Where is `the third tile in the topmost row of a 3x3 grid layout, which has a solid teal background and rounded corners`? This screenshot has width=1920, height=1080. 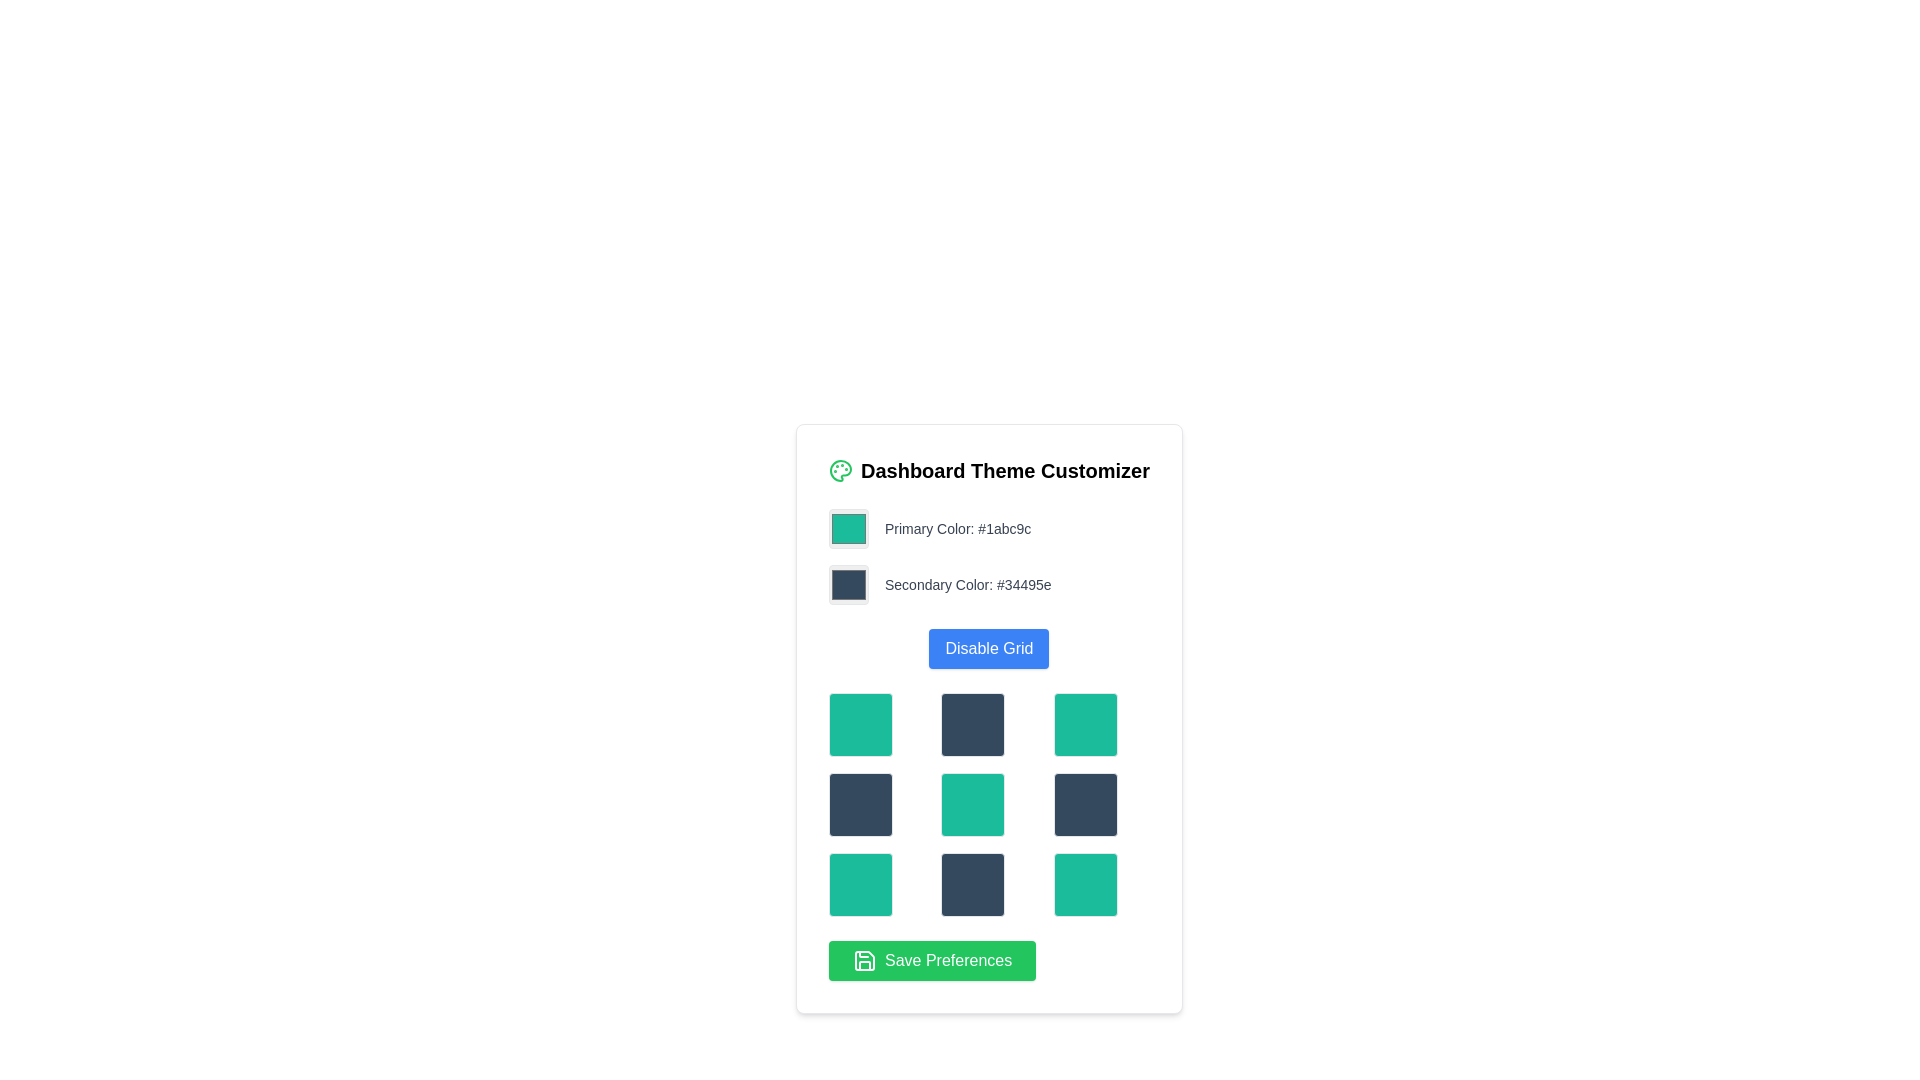 the third tile in the topmost row of a 3x3 grid layout, which has a solid teal background and rounded corners is located at coordinates (1084, 725).